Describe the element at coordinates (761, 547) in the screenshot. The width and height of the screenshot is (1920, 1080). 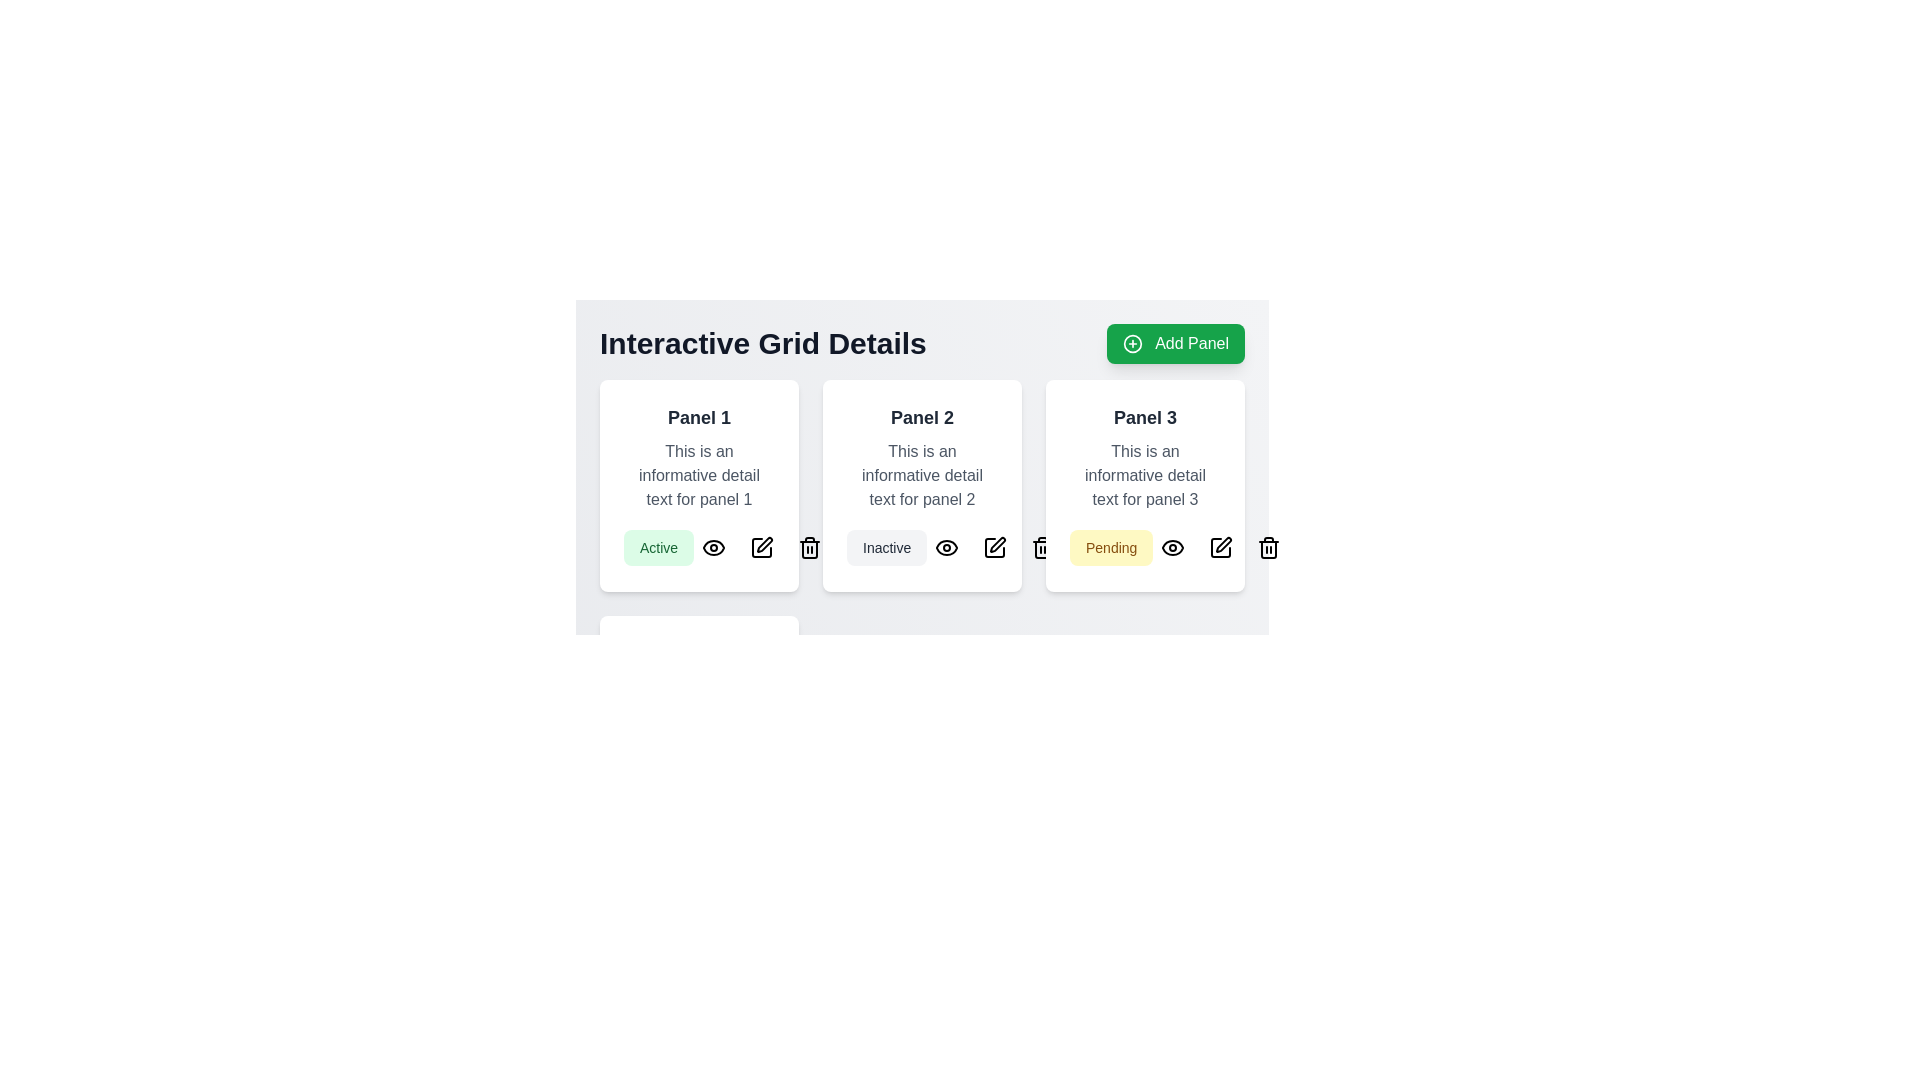
I see `the edit button located to the right of the eye icon and to the left of the trash can icon in the action row below the 'Panel 1' card` at that location.